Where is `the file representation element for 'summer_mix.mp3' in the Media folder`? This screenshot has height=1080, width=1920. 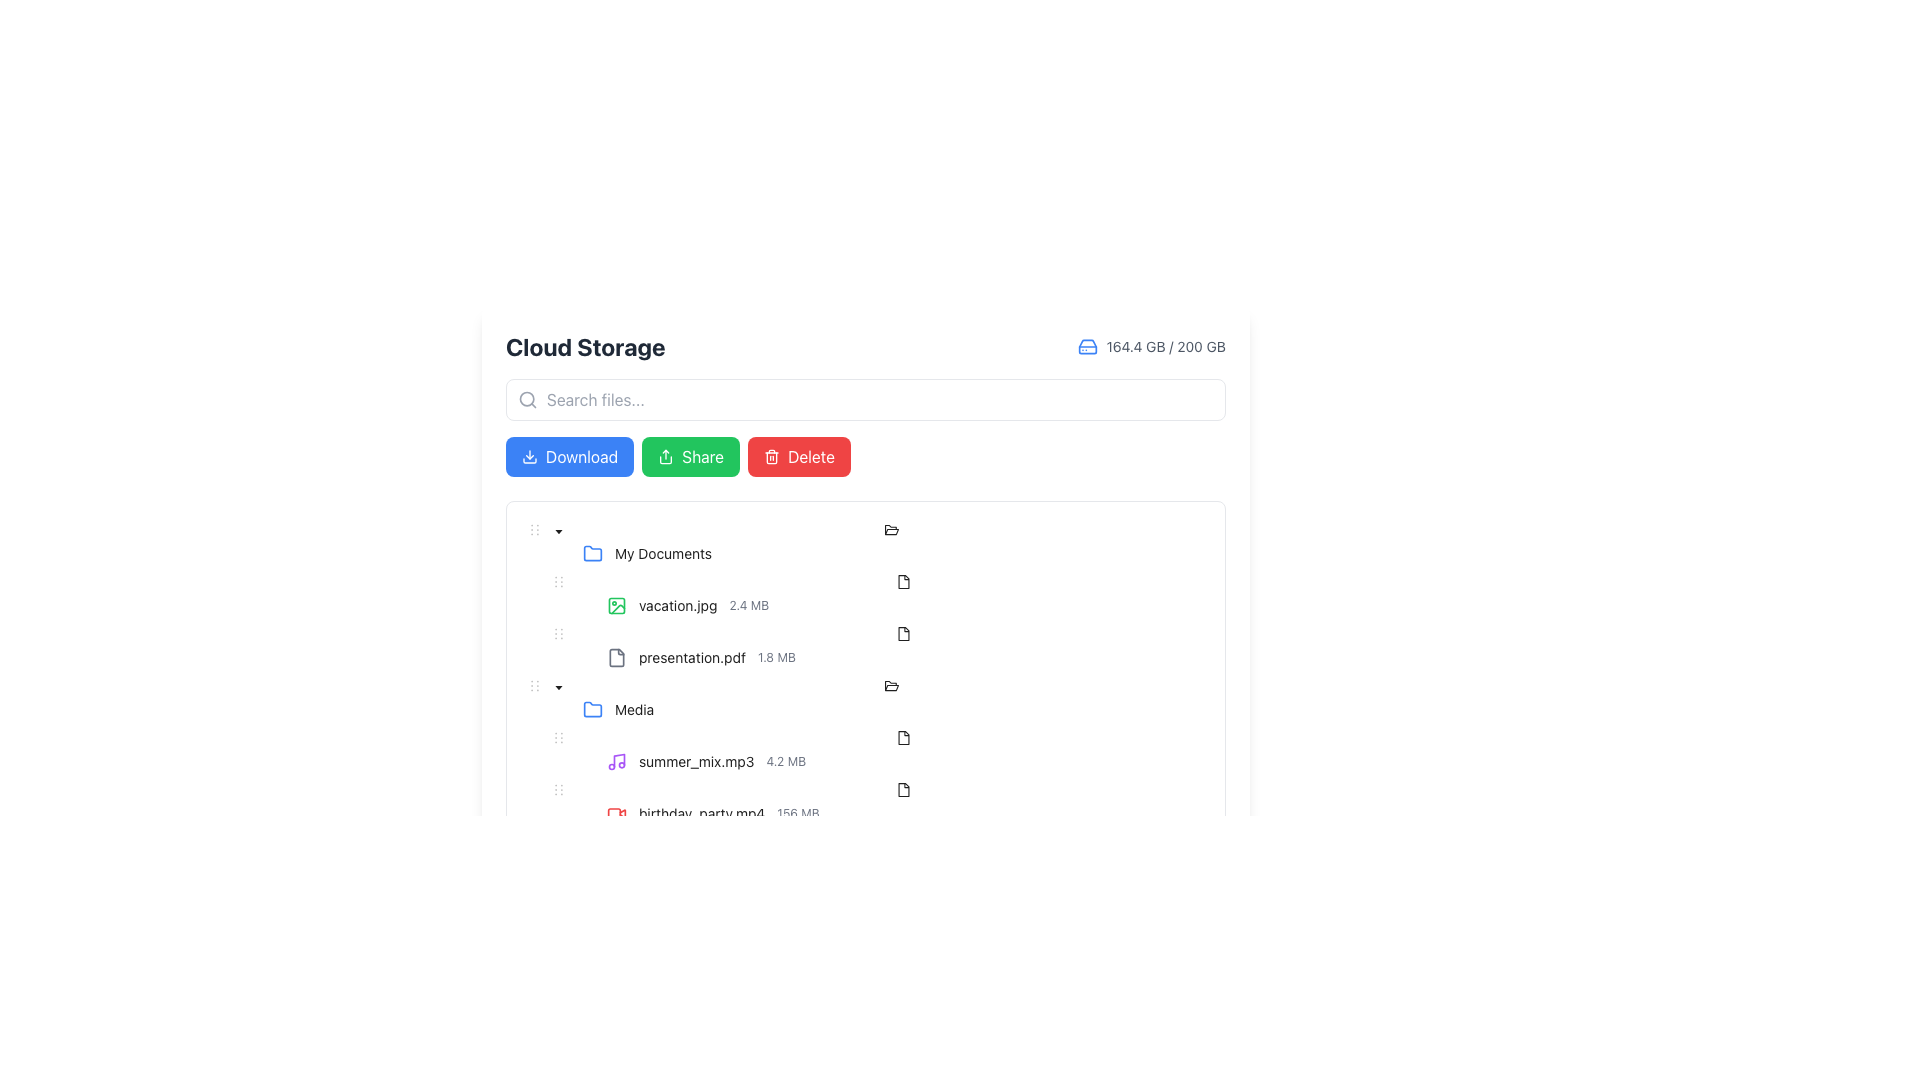 the file representation element for 'summer_mix.mp3' in the Media folder is located at coordinates (865, 749).